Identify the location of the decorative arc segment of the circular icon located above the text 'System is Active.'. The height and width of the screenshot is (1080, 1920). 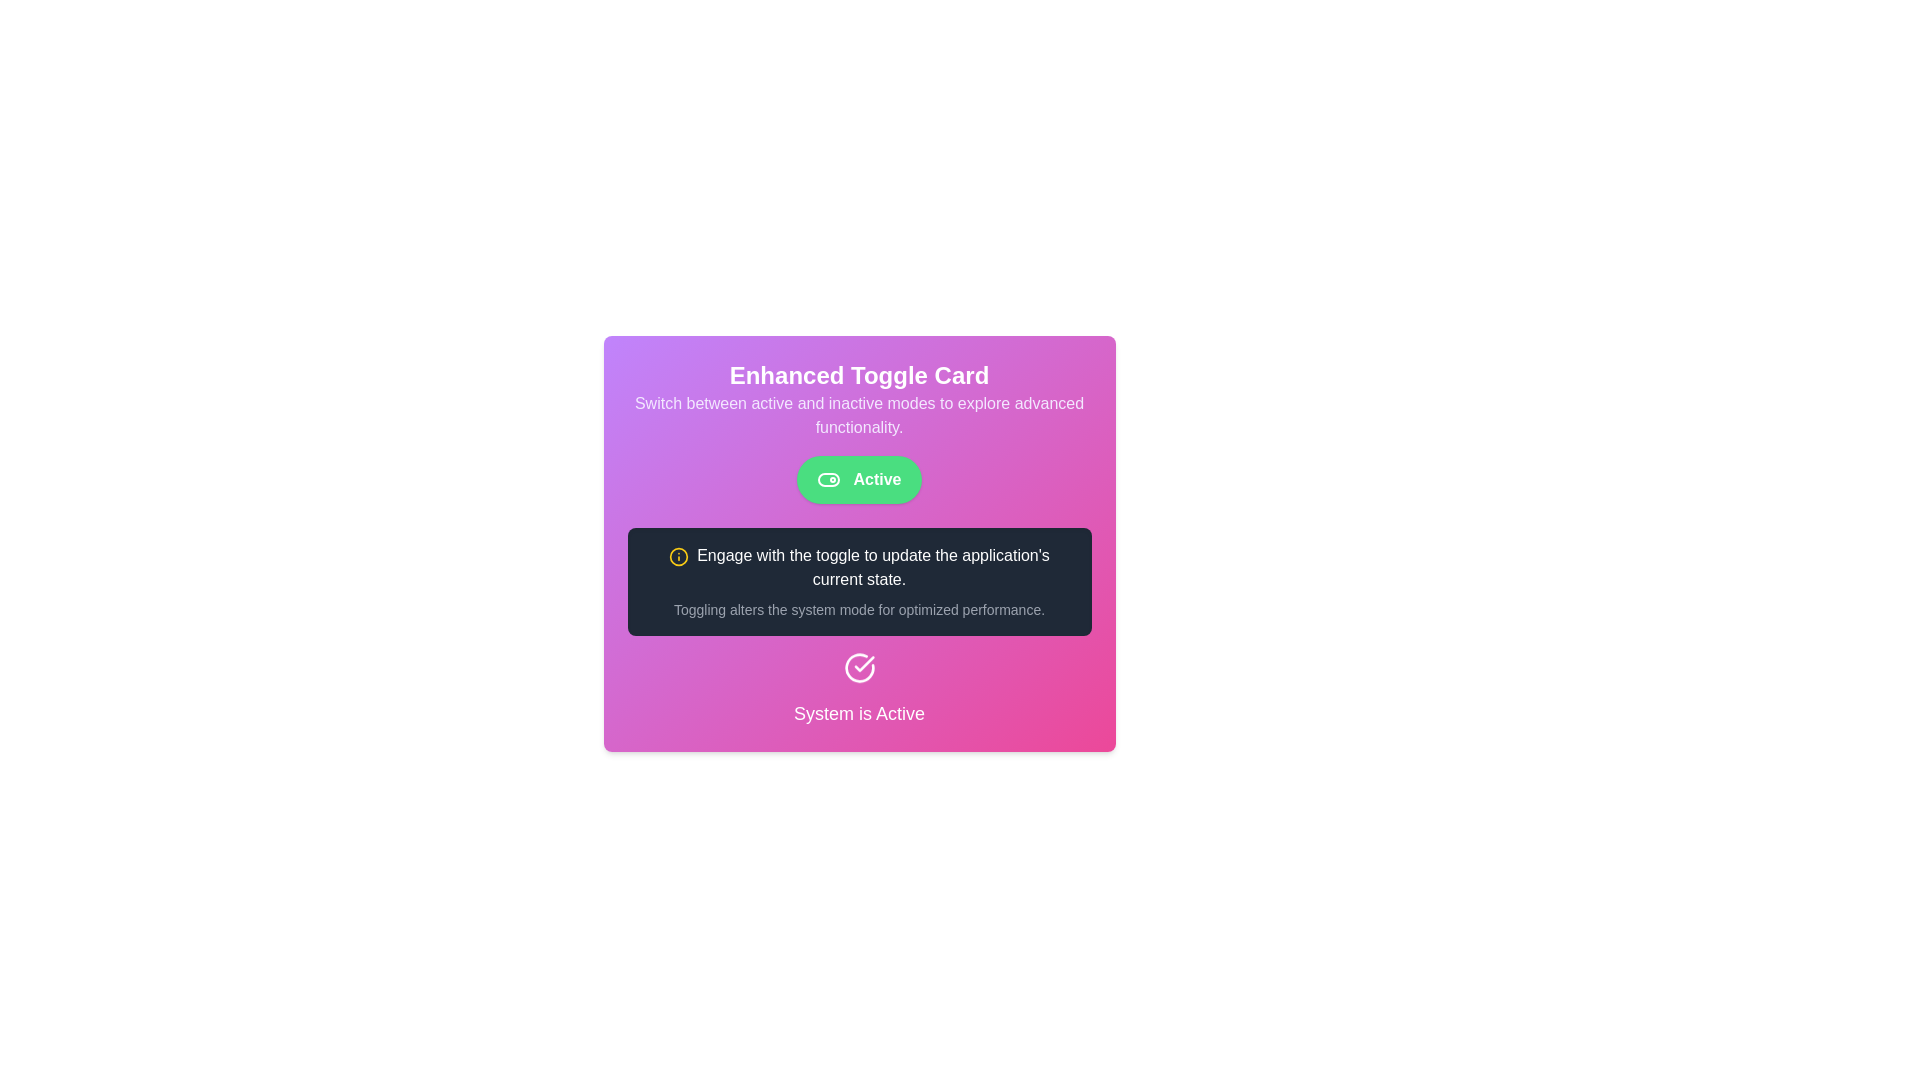
(859, 672).